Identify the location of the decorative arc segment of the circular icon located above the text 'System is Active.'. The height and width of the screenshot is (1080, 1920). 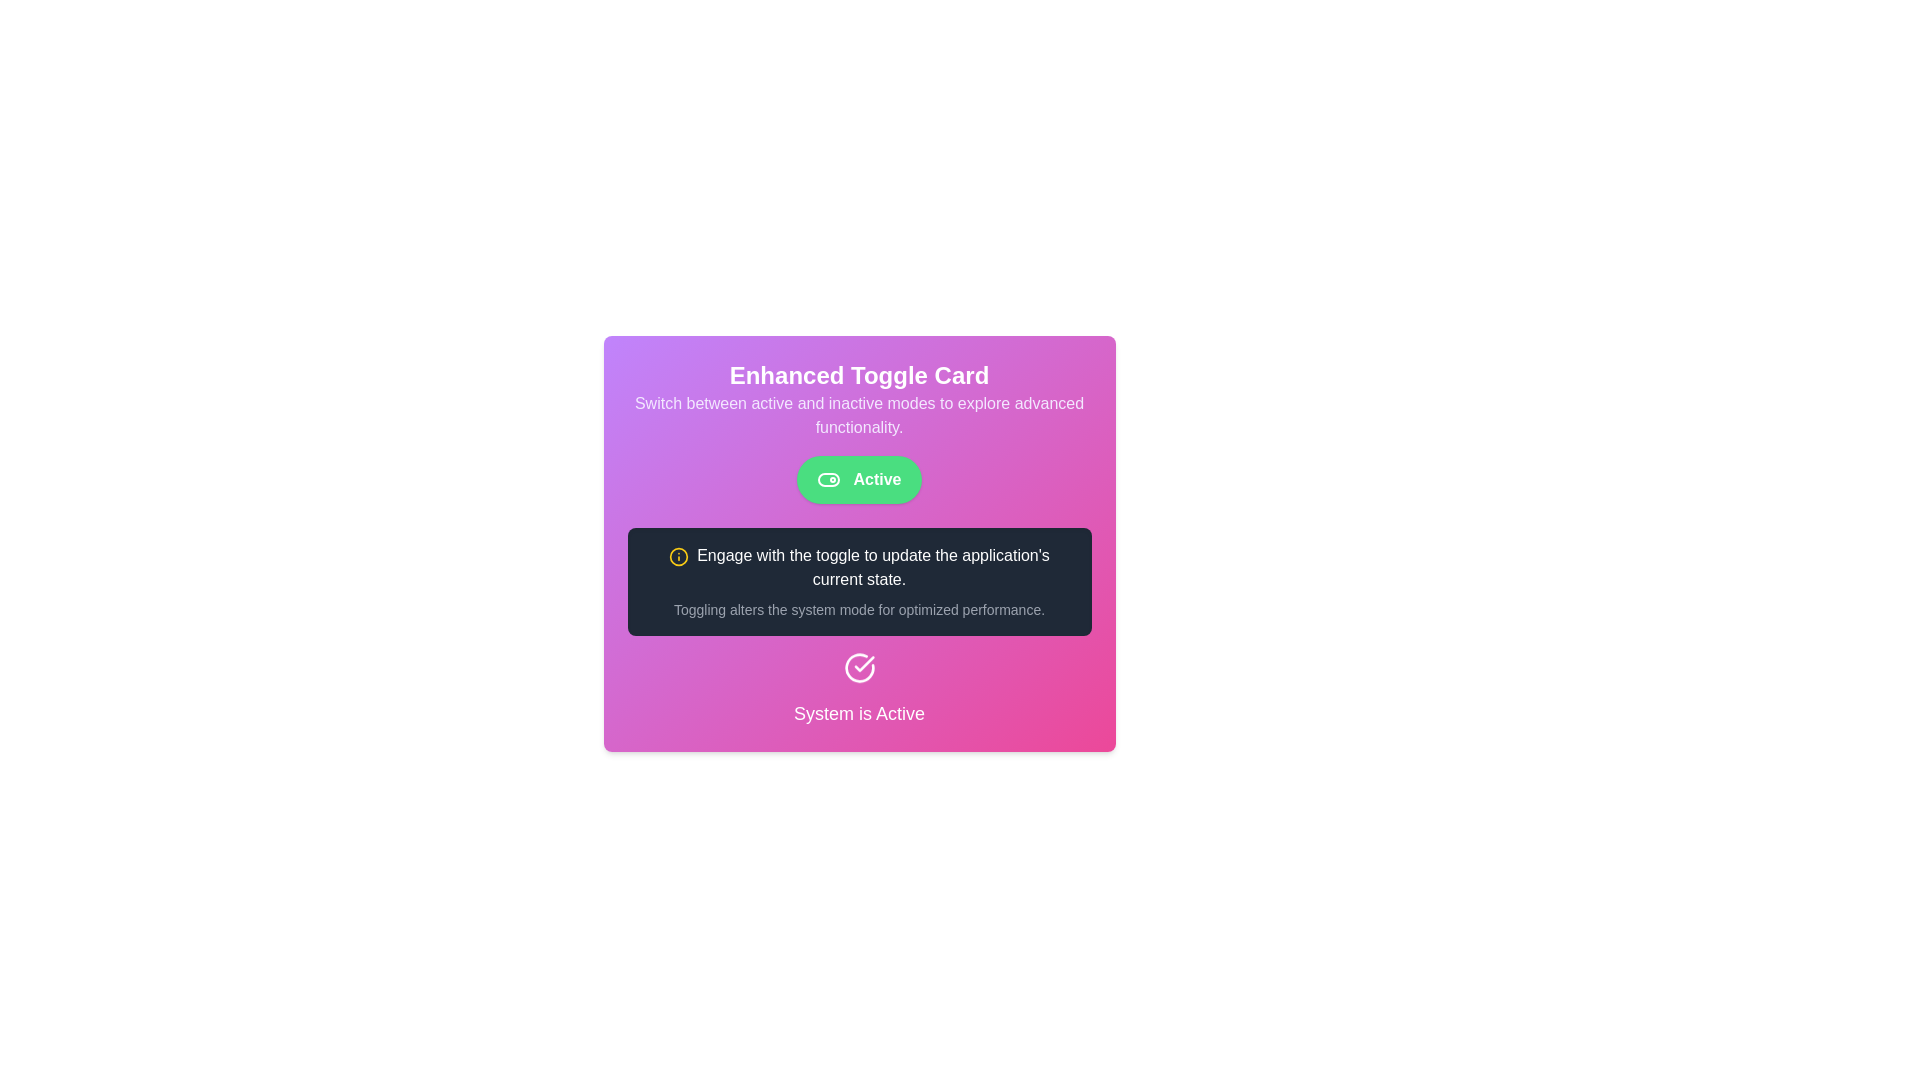
(859, 672).